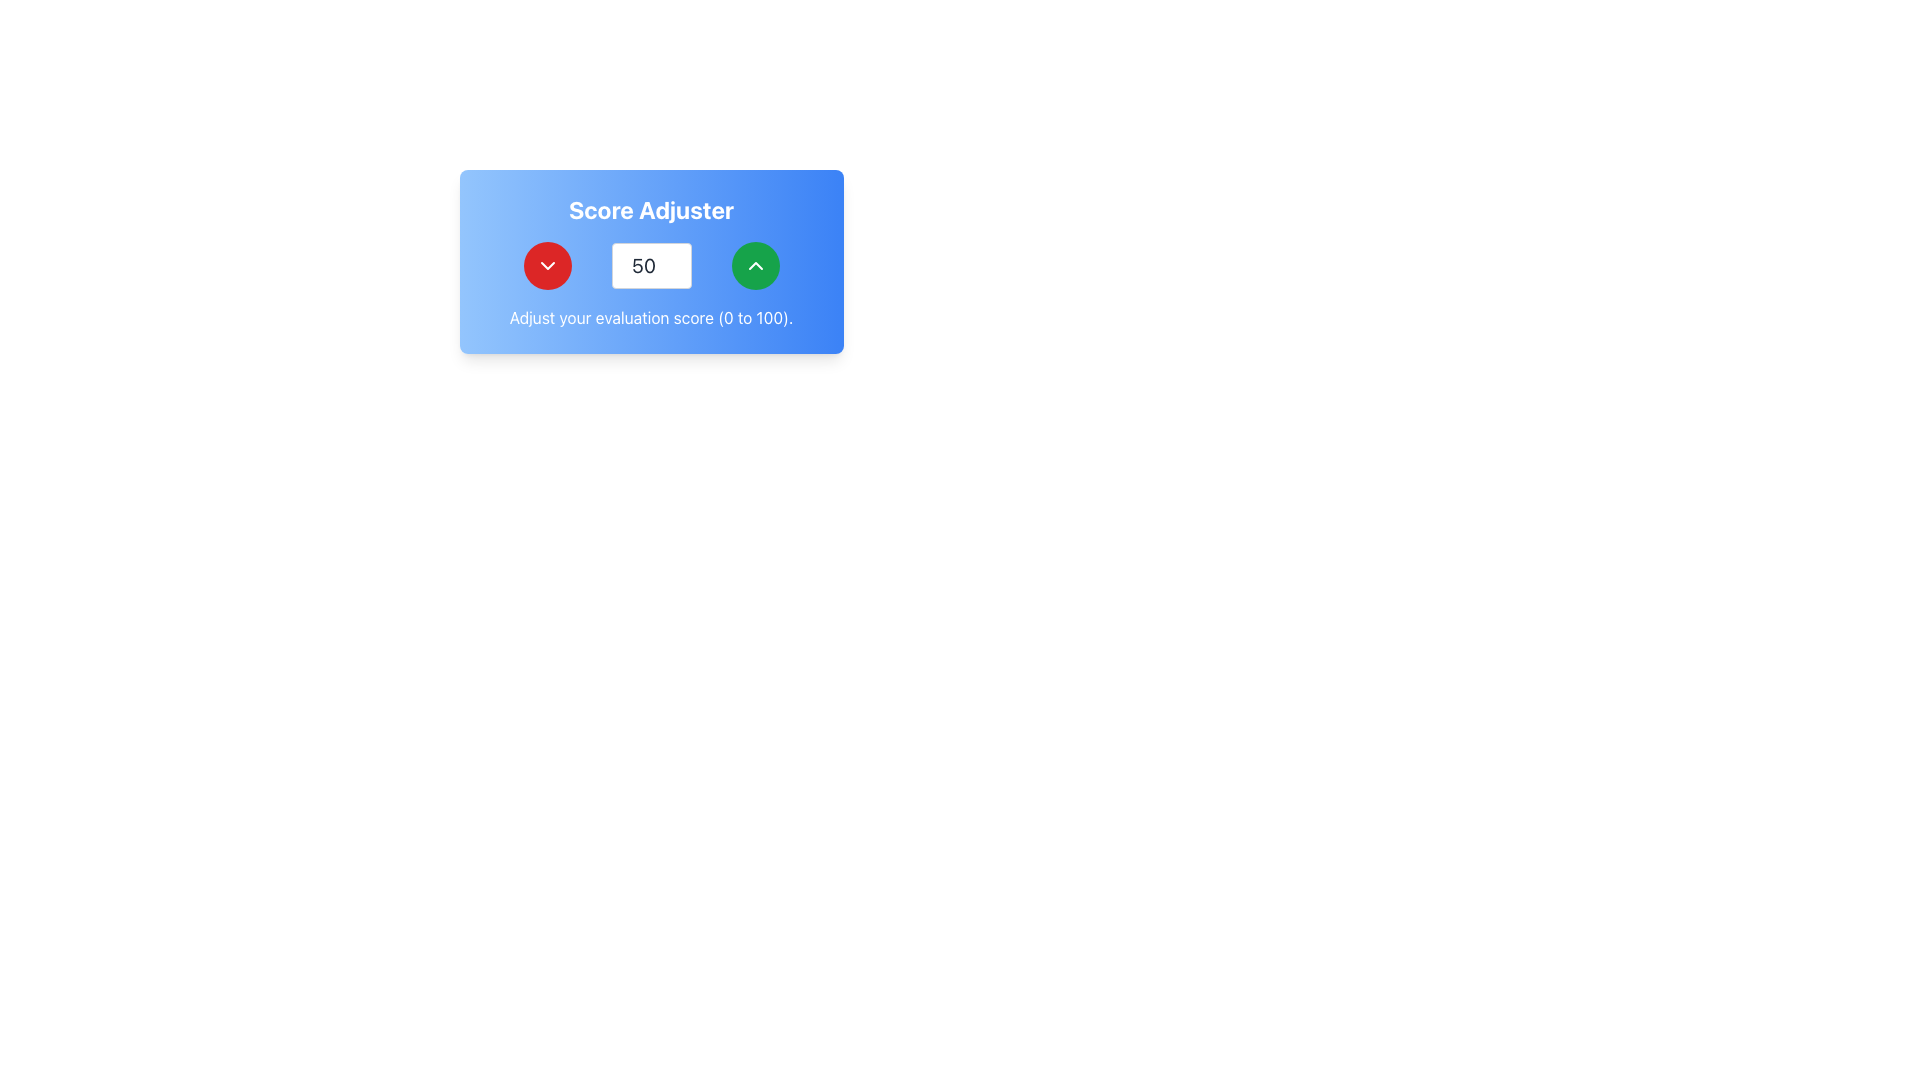 This screenshot has width=1920, height=1080. Describe the element at coordinates (547, 265) in the screenshot. I see `the first button` at that location.